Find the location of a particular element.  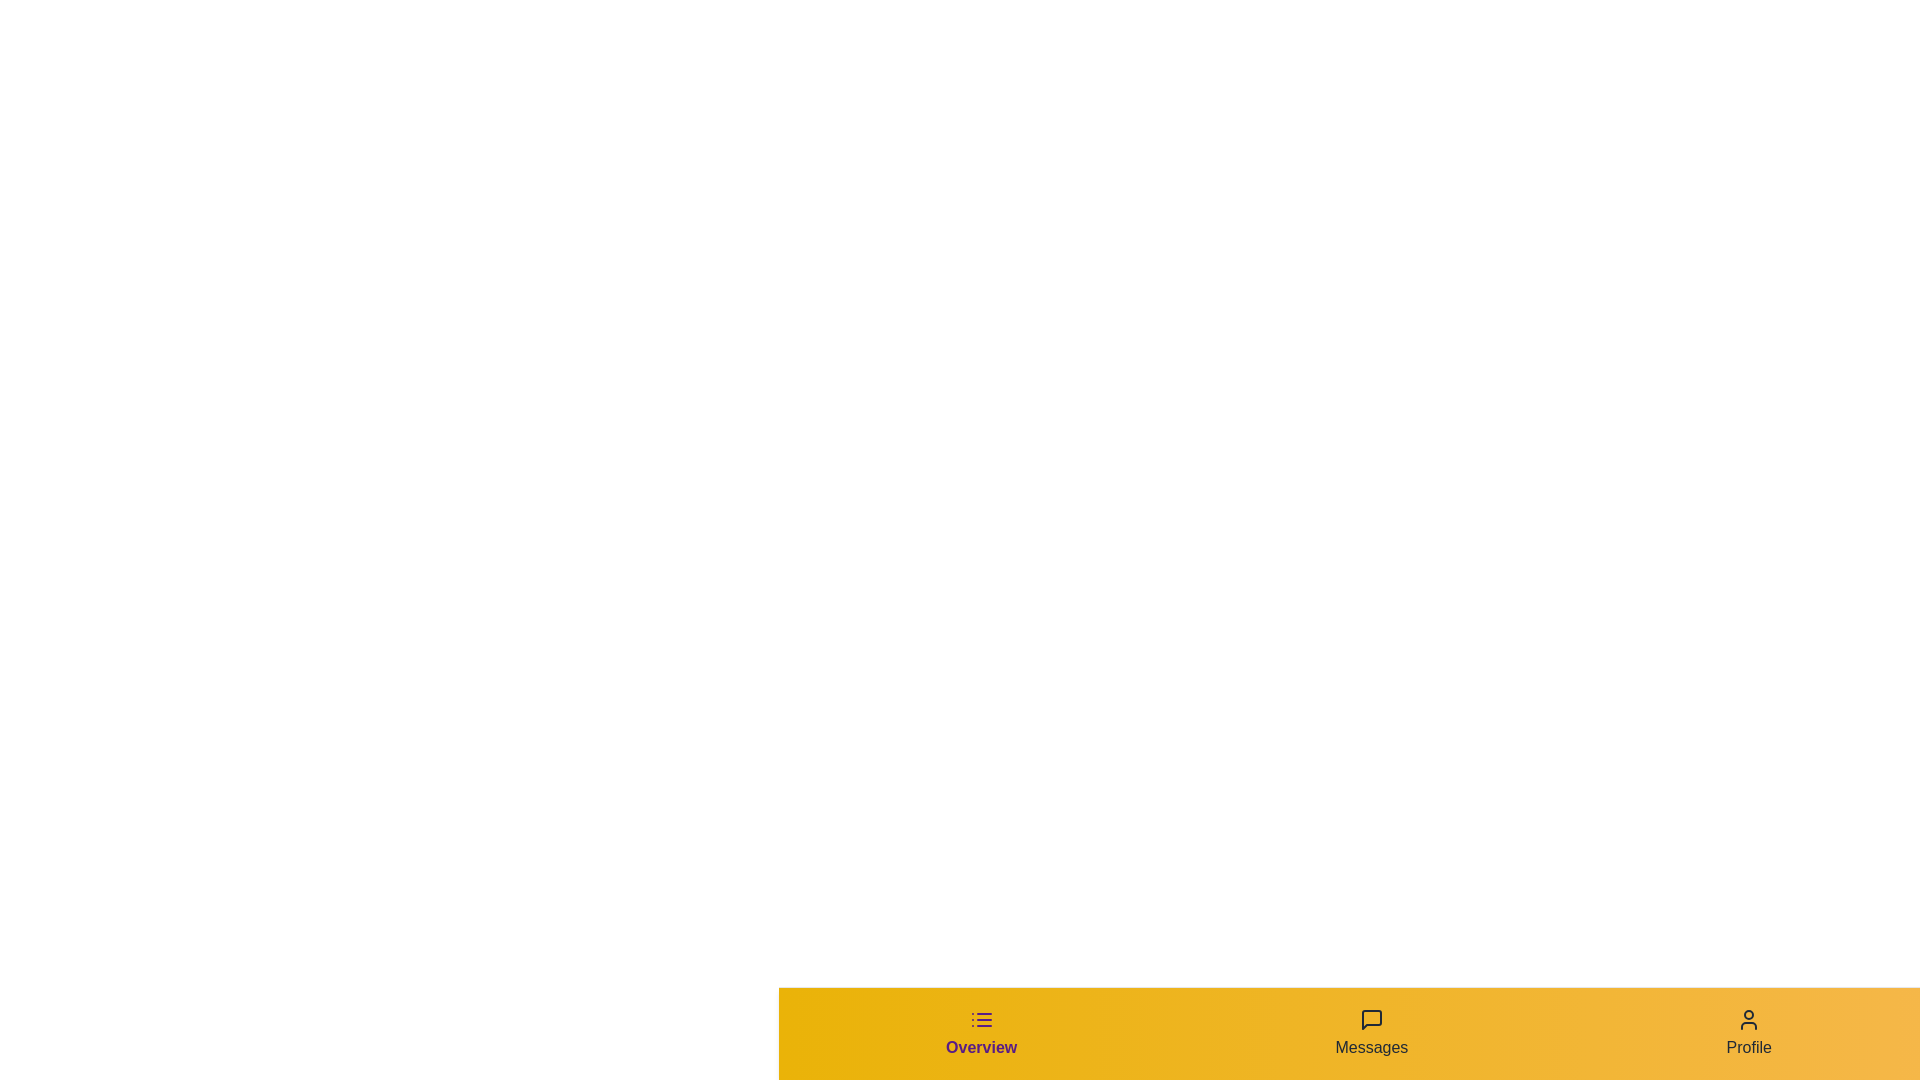

the tab labeled Messages to select it is located at coordinates (1370, 1033).